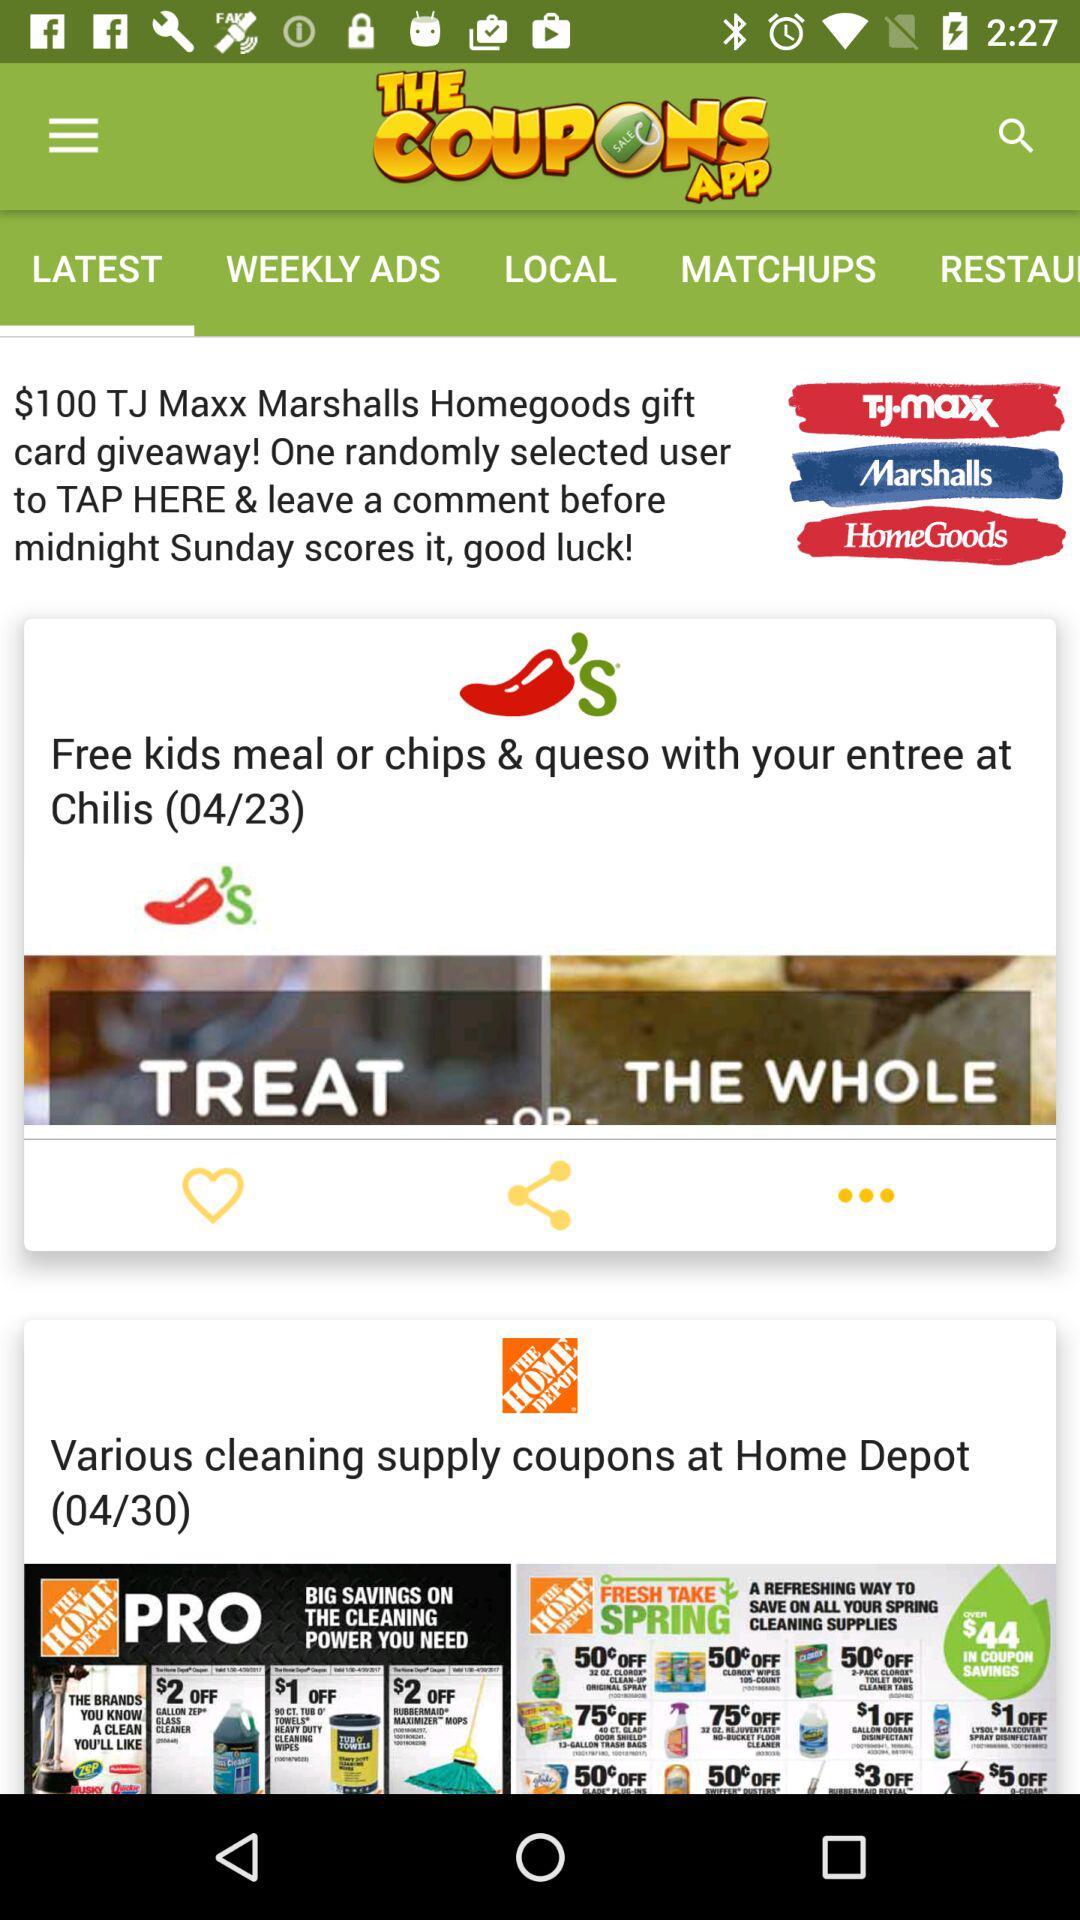 This screenshot has width=1080, height=1920. I want to click on share the article, so click(538, 1195).